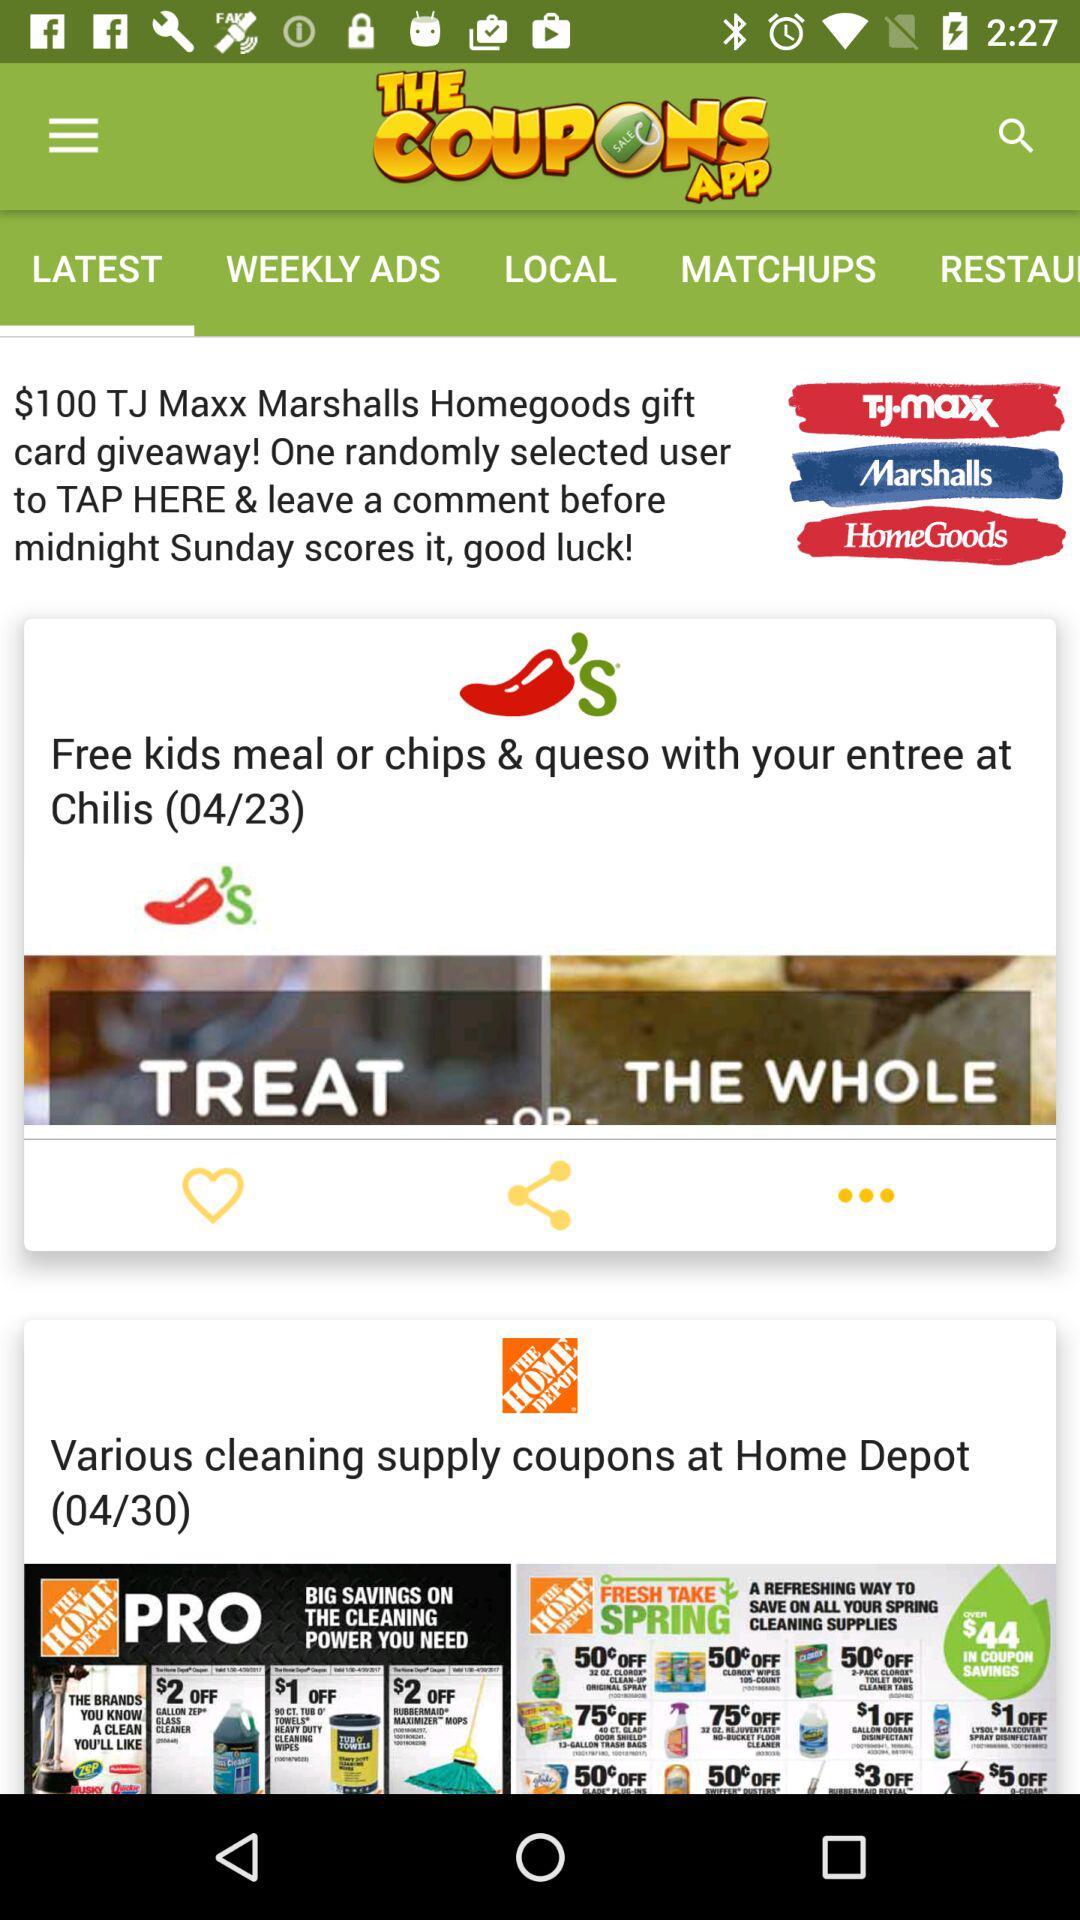 This screenshot has width=1080, height=1920. I want to click on share the article, so click(538, 1195).